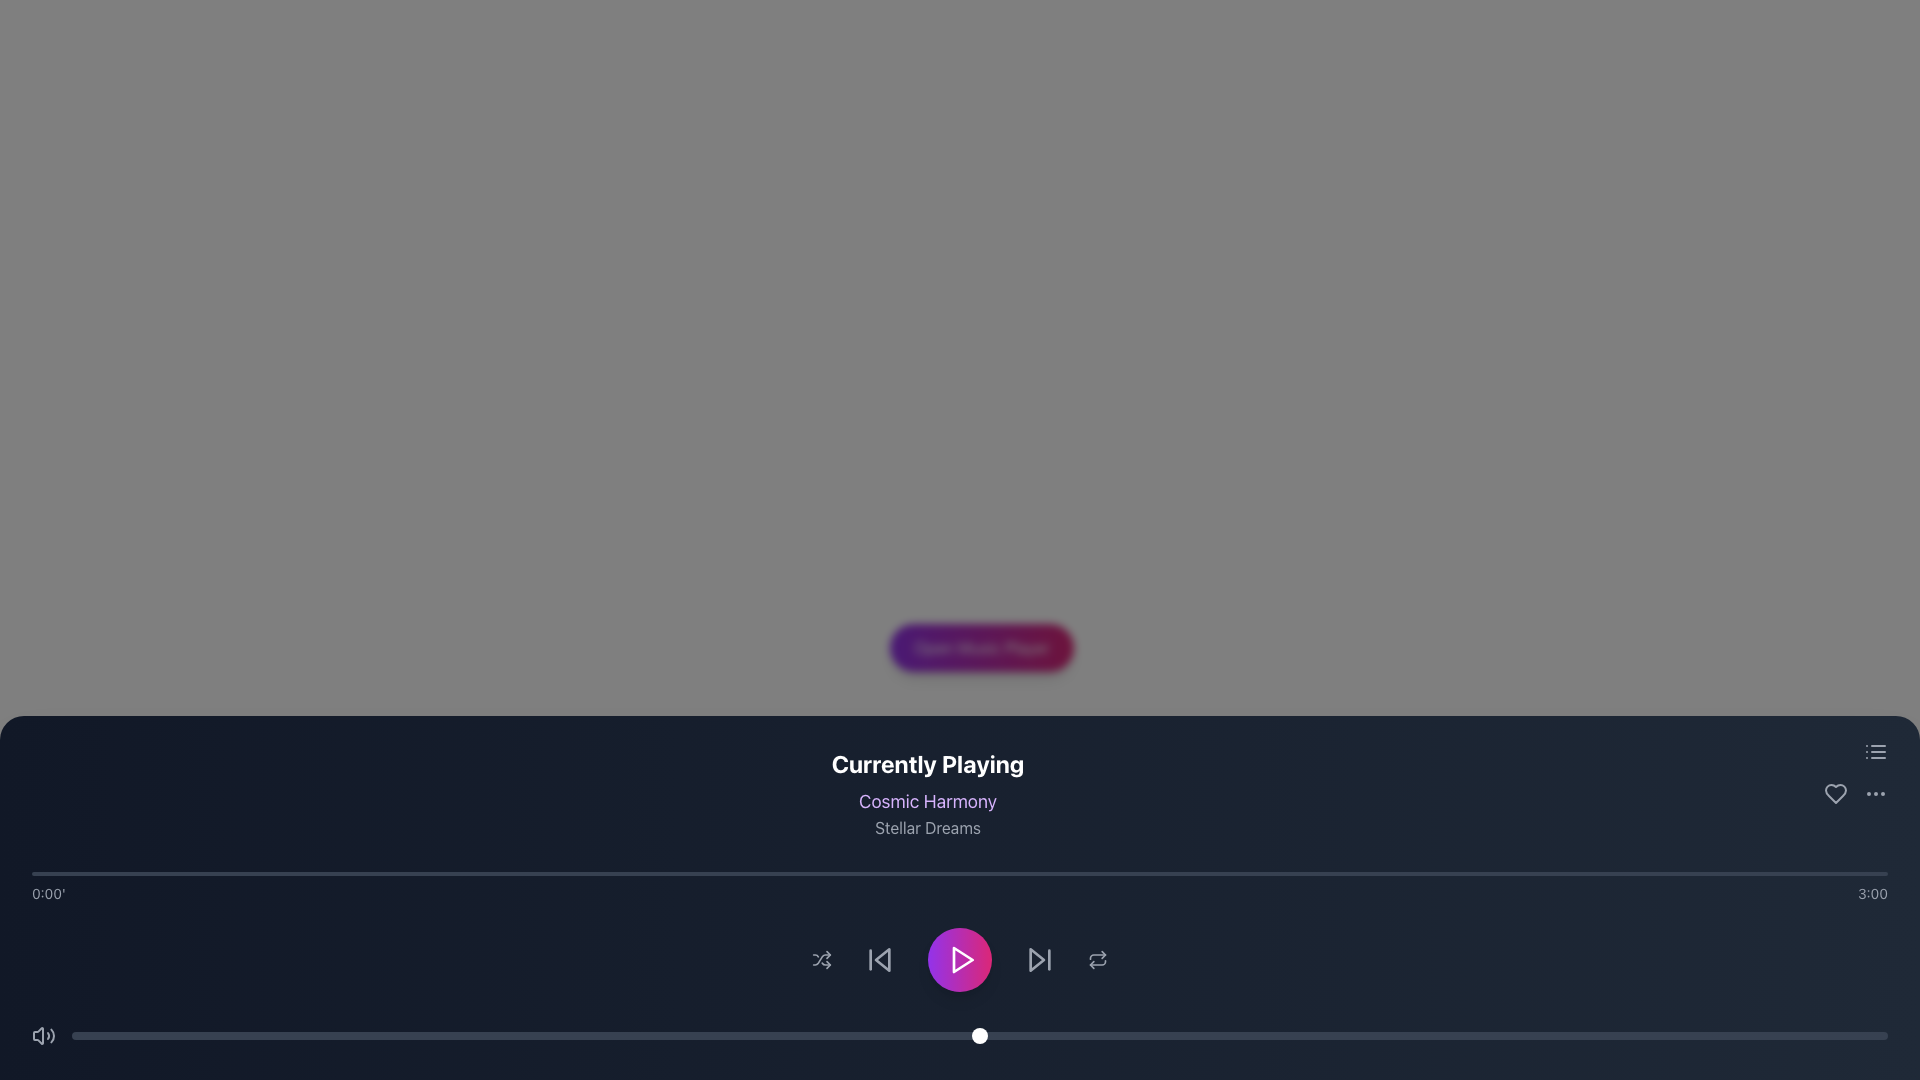 Image resolution: width=1920 pixels, height=1080 pixels. What do you see at coordinates (1097, 959) in the screenshot?
I see `the repeat button located in the bottom control bar of the media interface` at bounding box center [1097, 959].